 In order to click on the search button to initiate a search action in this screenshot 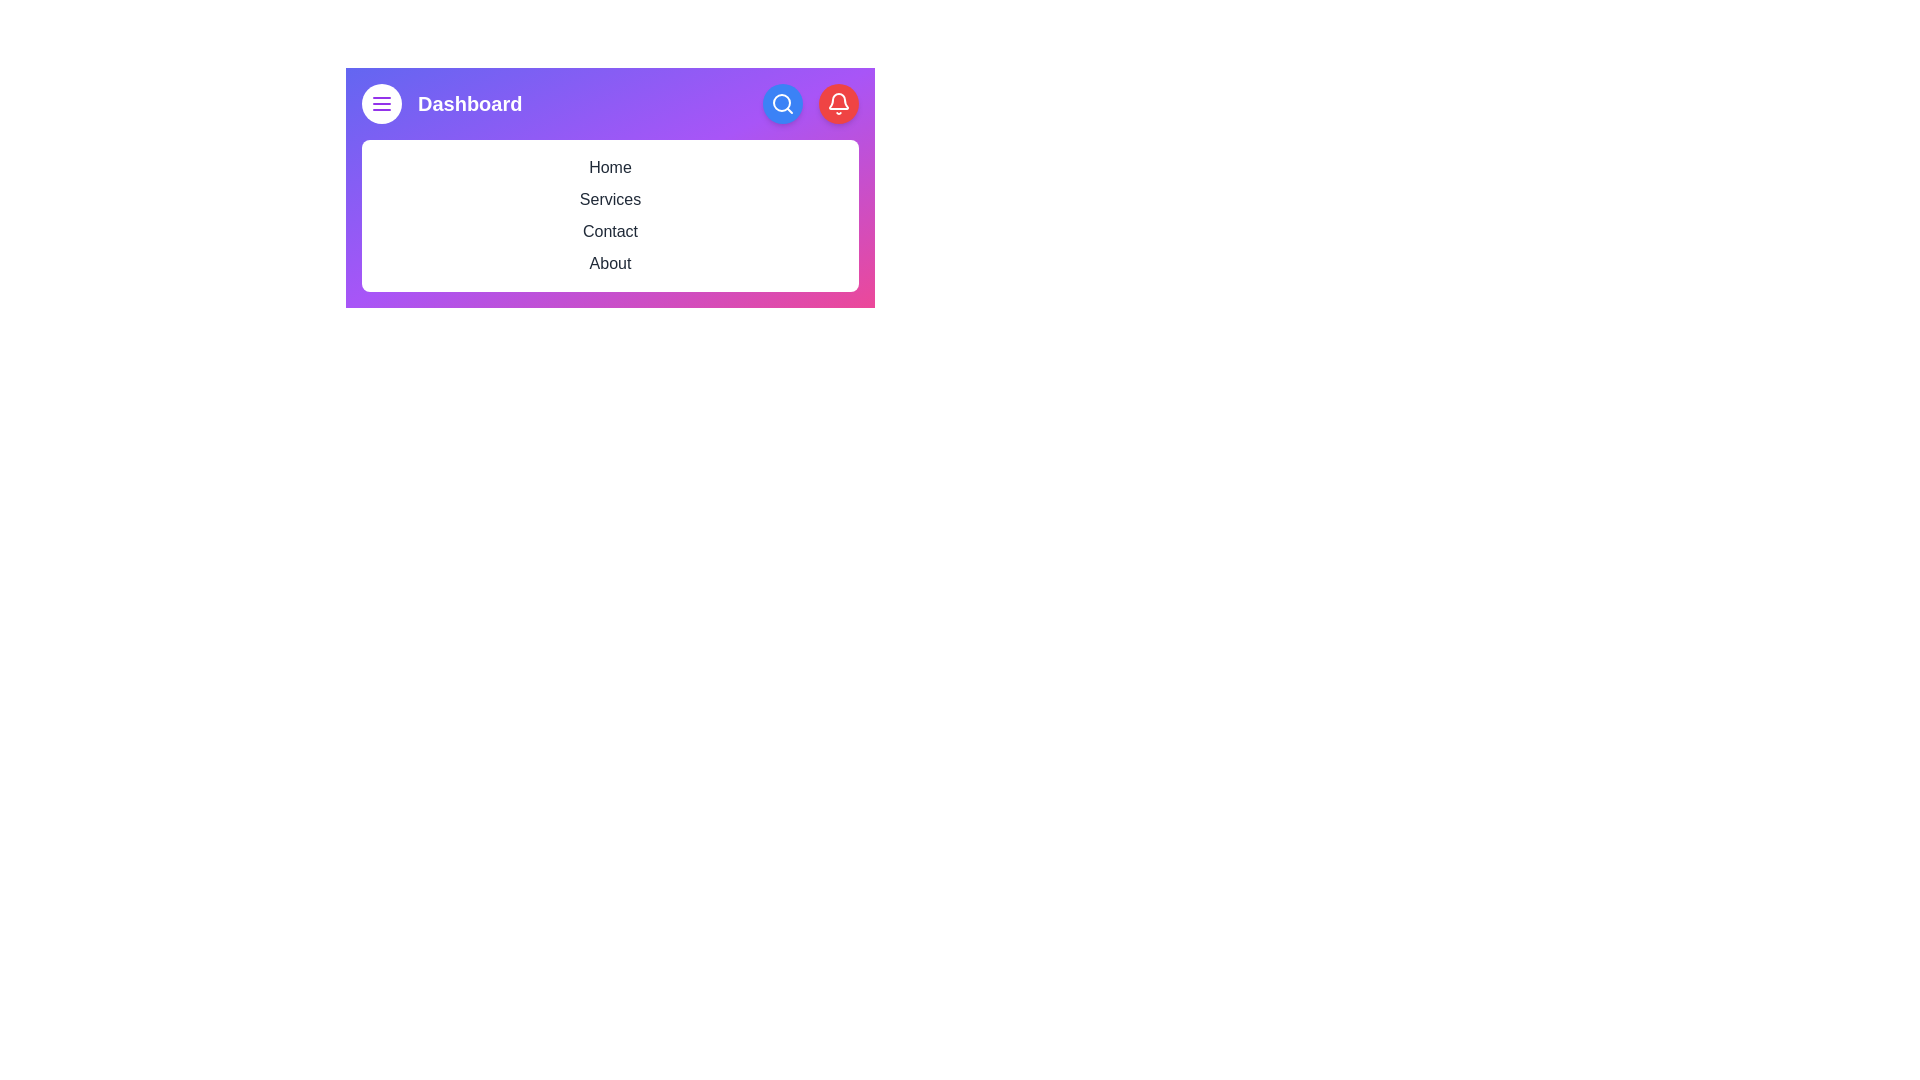, I will do `click(781, 104)`.